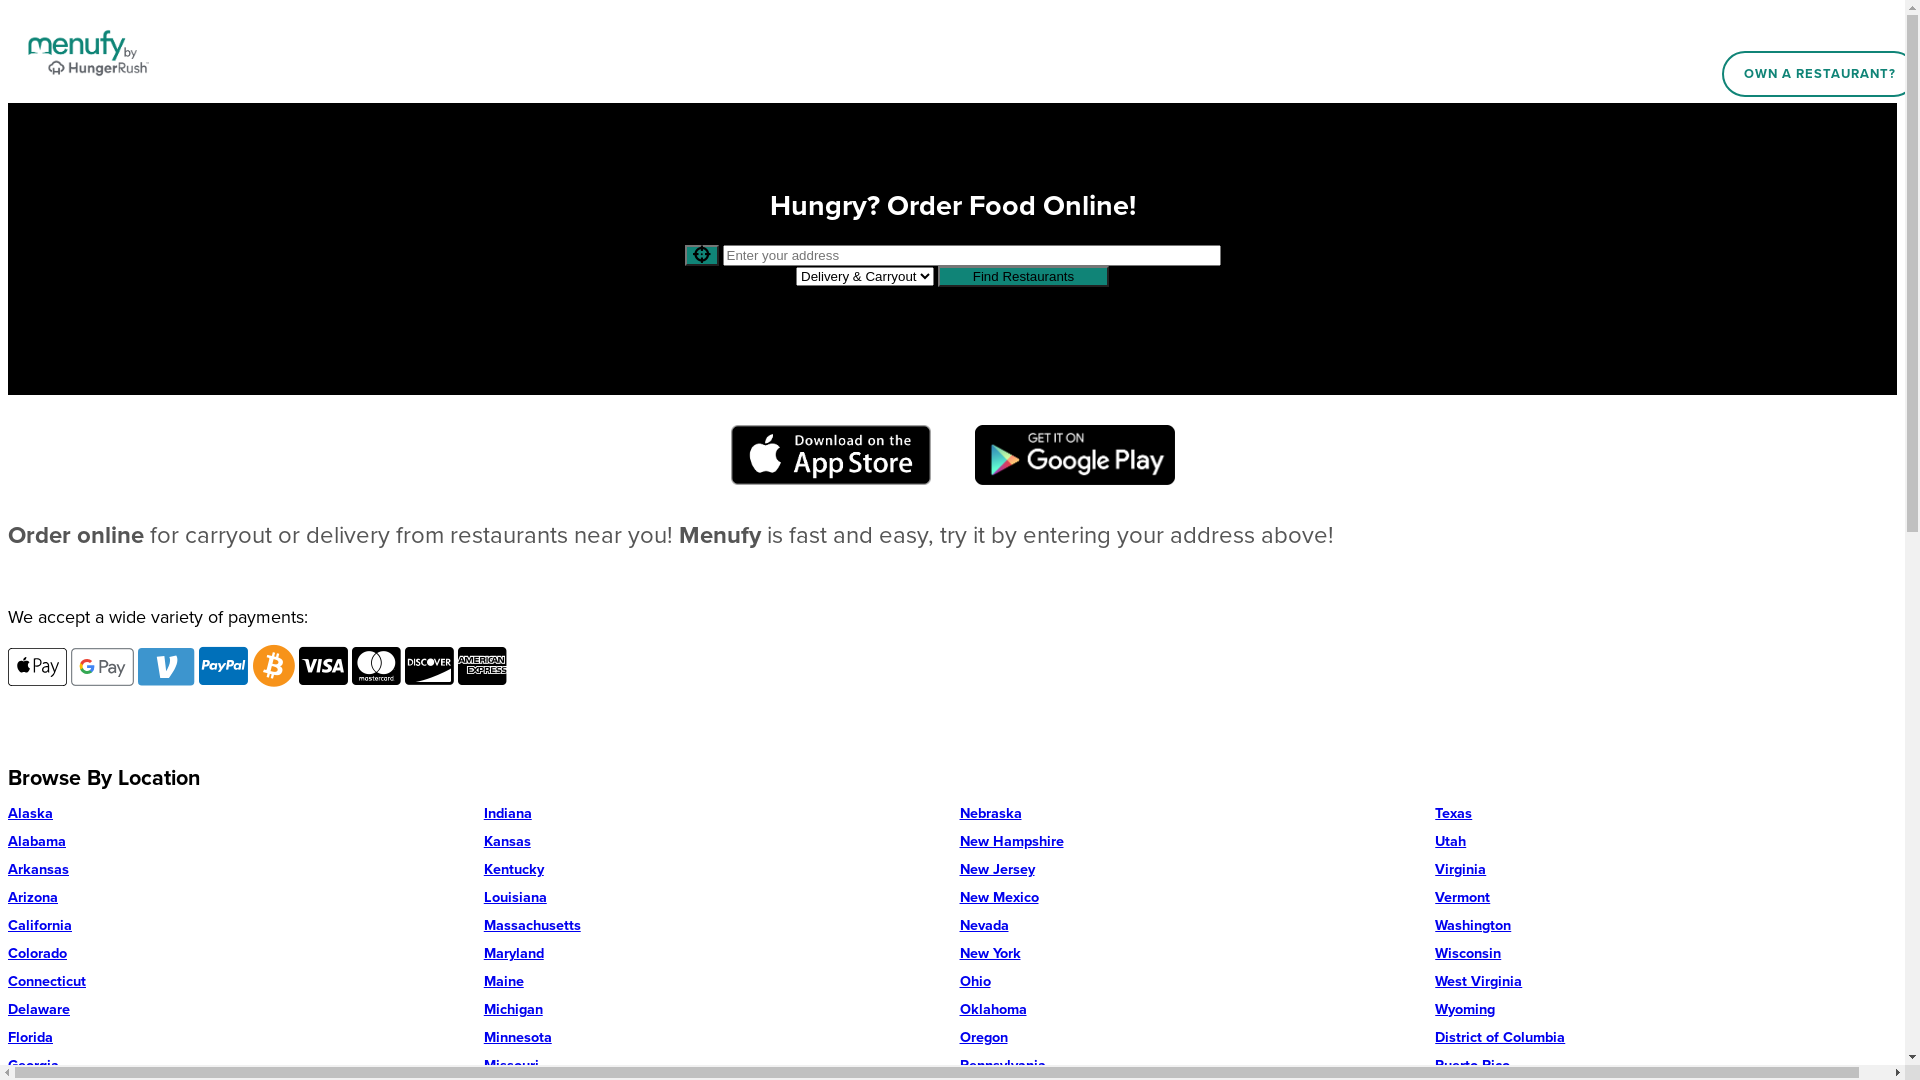 This screenshot has height=1080, width=1920. Describe the element at coordinates (1023, 276) in the screenshot. I see `'Find Restaurants'` at that location.